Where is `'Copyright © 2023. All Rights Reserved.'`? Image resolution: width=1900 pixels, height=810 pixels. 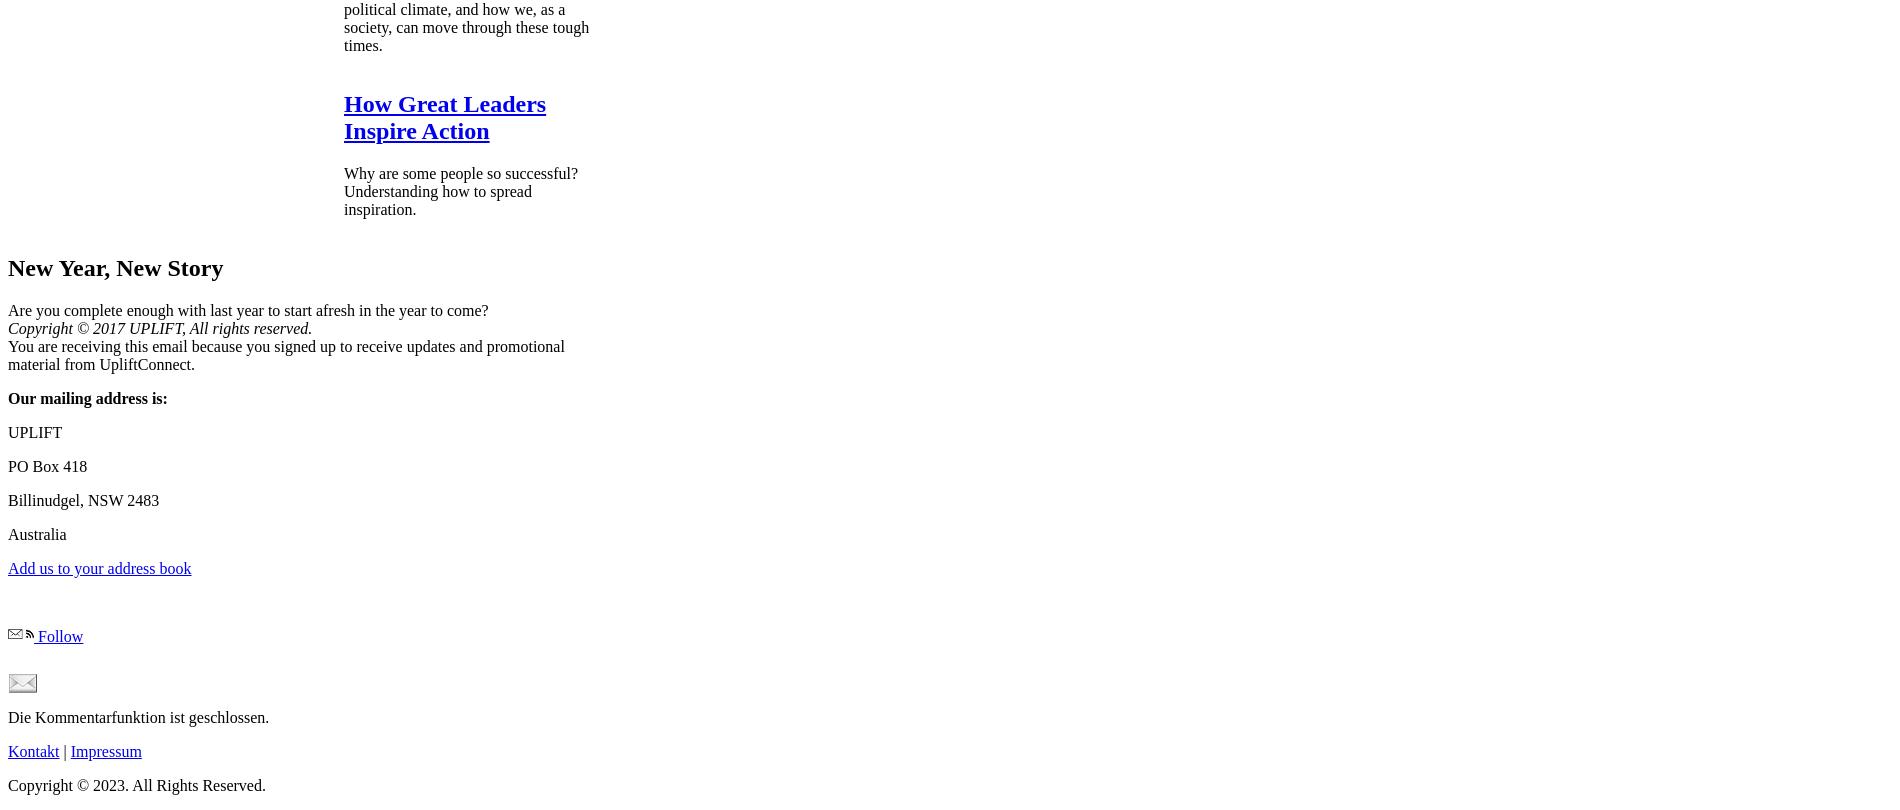
'Copyright © 2023. All Rights Reserved.' is located at coordinates (136, 783).